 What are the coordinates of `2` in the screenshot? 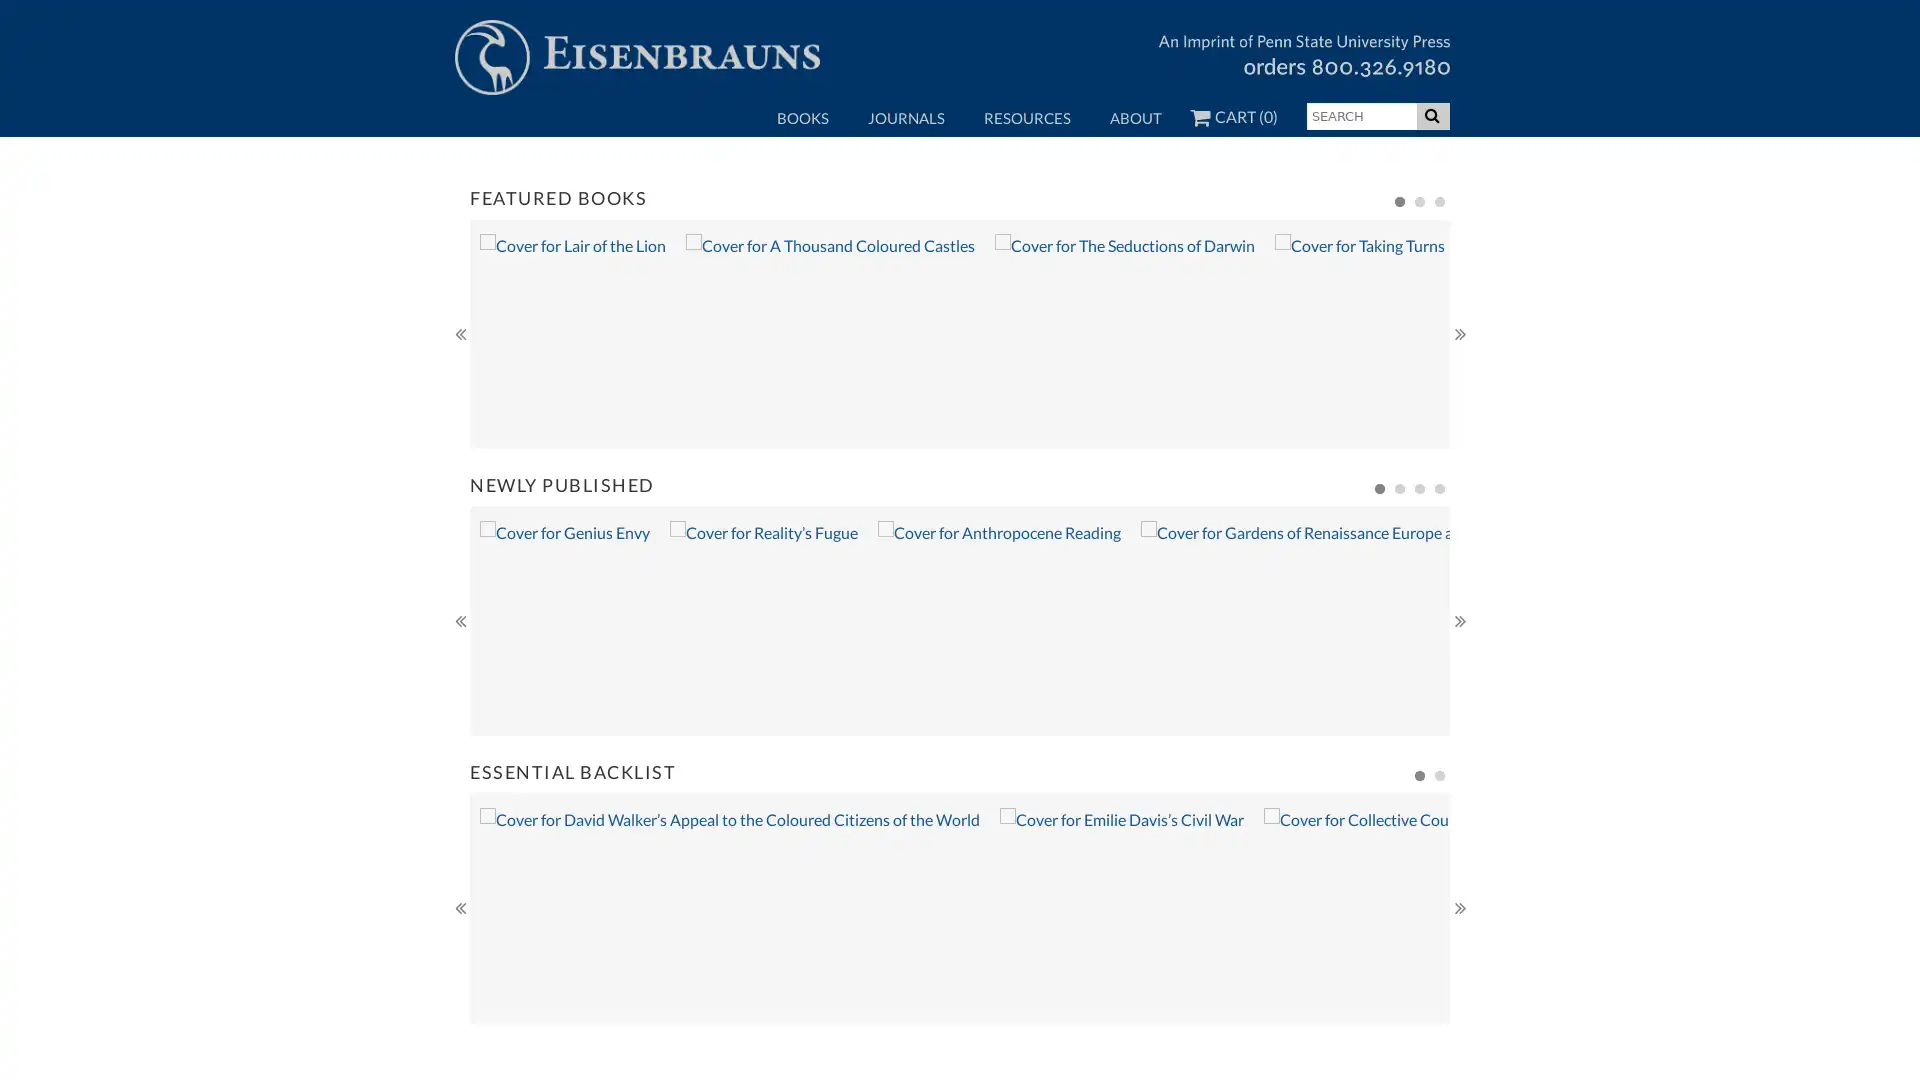 It's located at (1399, 489).